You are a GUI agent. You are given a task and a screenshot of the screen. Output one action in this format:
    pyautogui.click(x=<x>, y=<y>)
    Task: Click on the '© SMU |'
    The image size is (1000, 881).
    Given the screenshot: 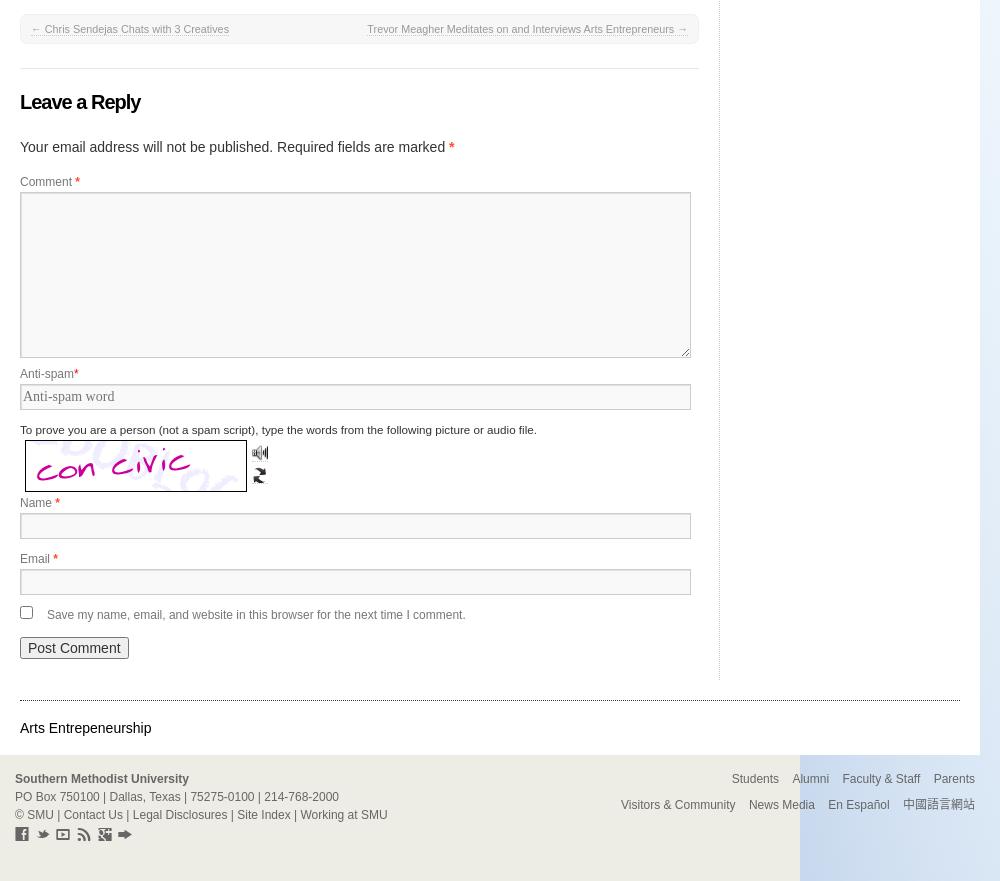 What is the action you would take?
    pyautogui.click(x=15, y=814)
    